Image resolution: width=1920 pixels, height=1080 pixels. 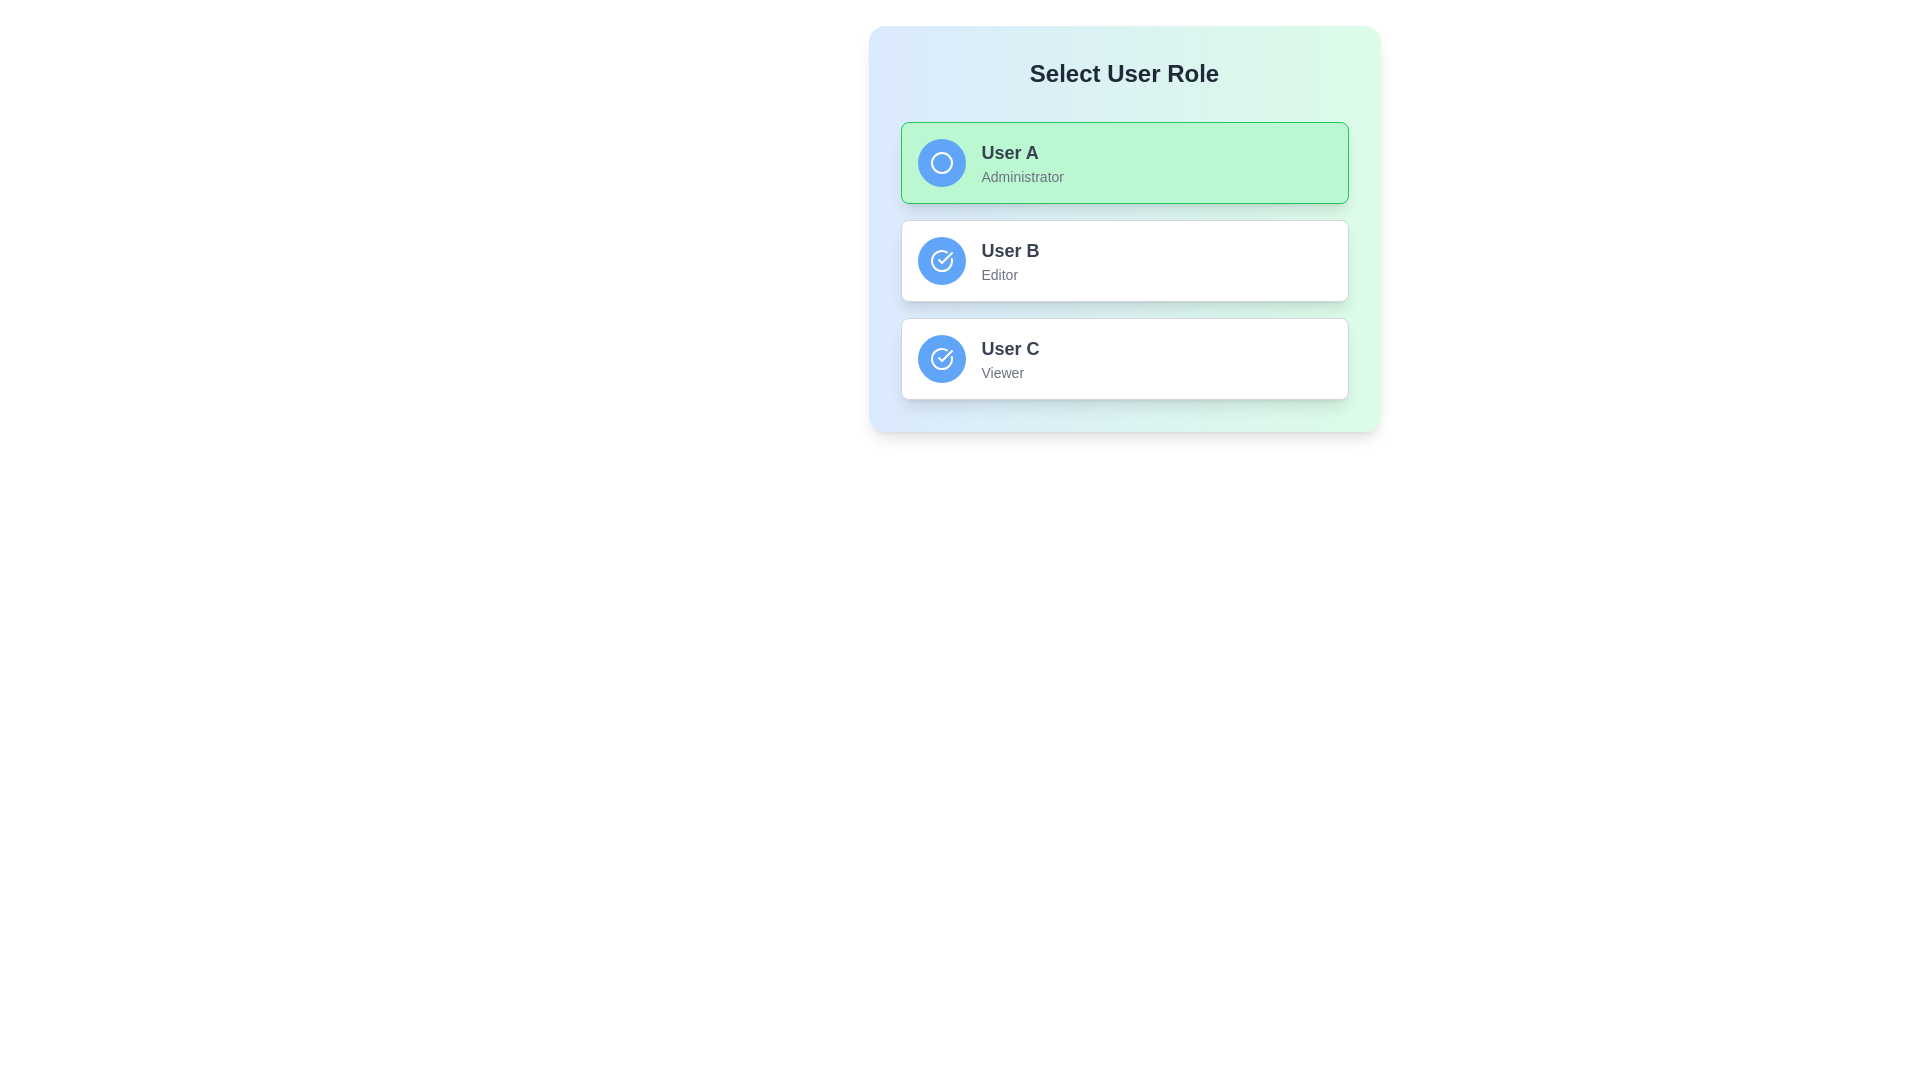 What do you see at coordinates (1022, 176) in the screenshot?
I see `the informational text label indicating that 'User A' is assigned the role of 'Administrator'` at bounding box center [1022, 176].